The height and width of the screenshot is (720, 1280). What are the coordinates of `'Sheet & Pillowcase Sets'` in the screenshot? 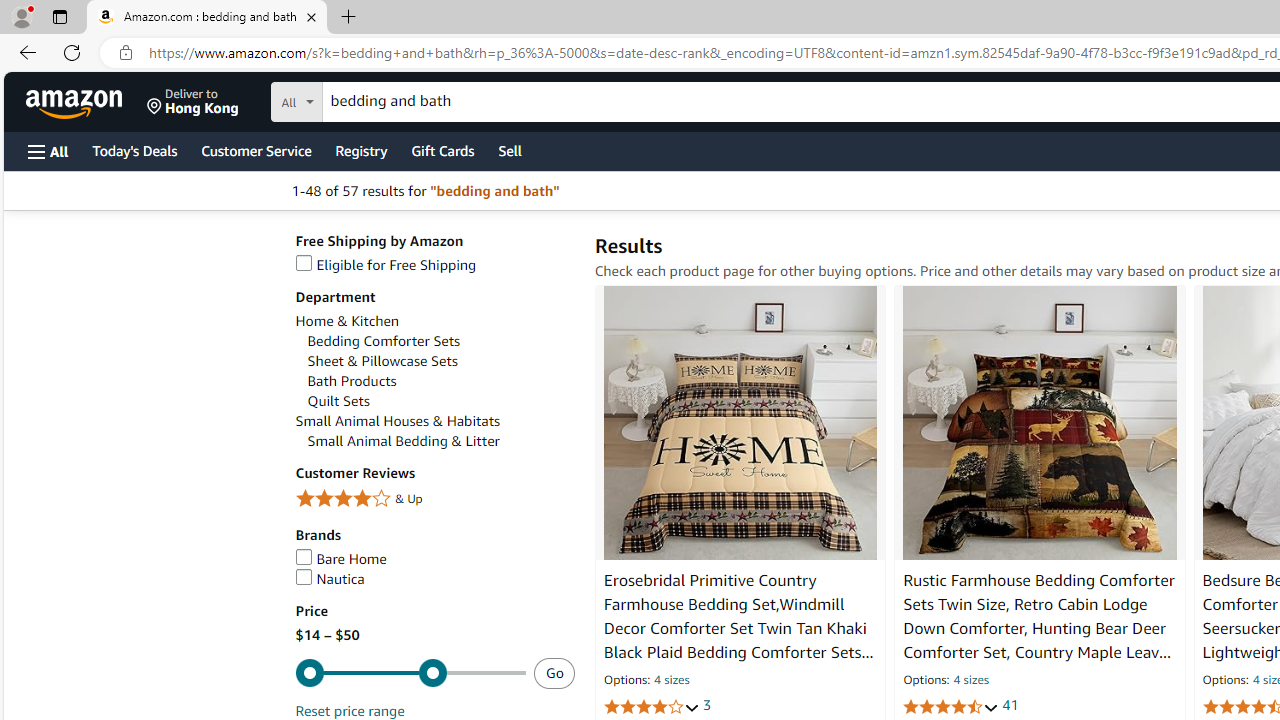 It's located at (439, 361).